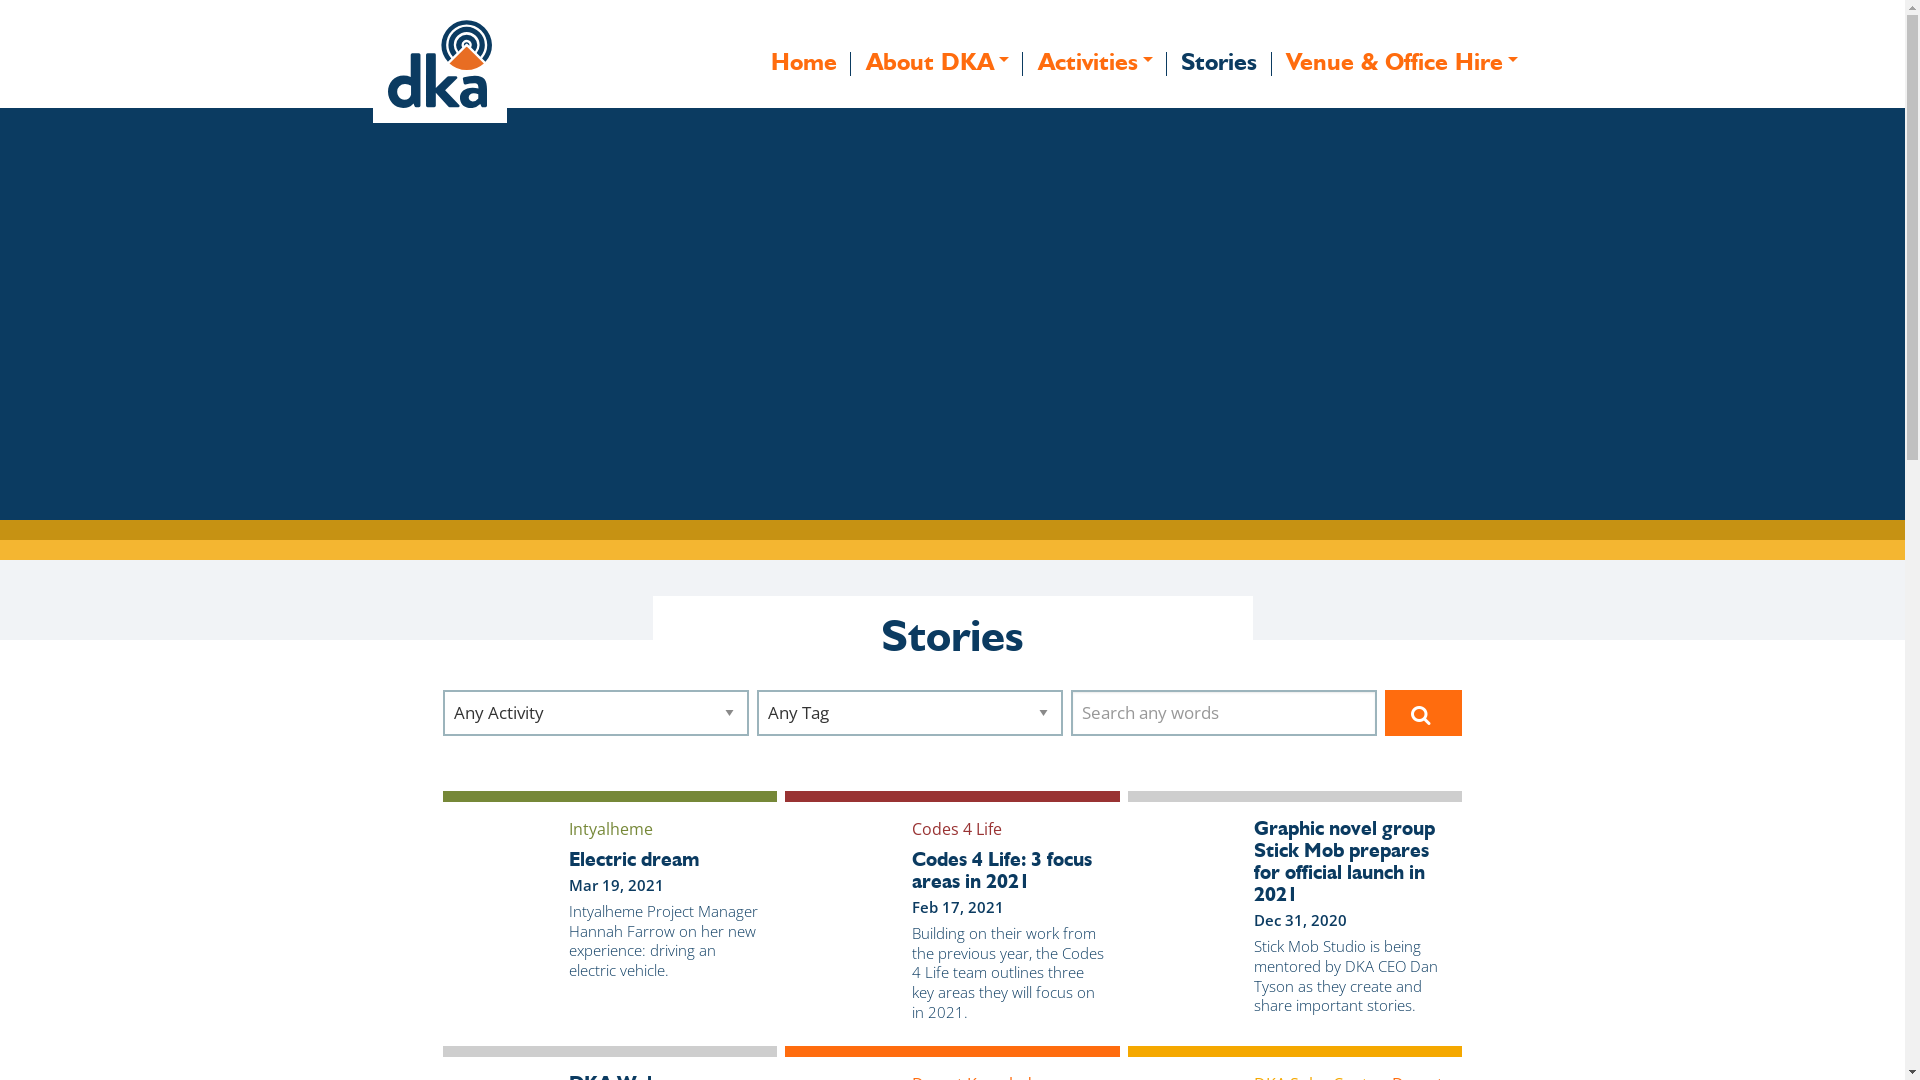 This screenshot has width=1920, height=1080. I want to click on 'Codes 4 Life: 3 focus areas in 2021', so click(1008, 869).